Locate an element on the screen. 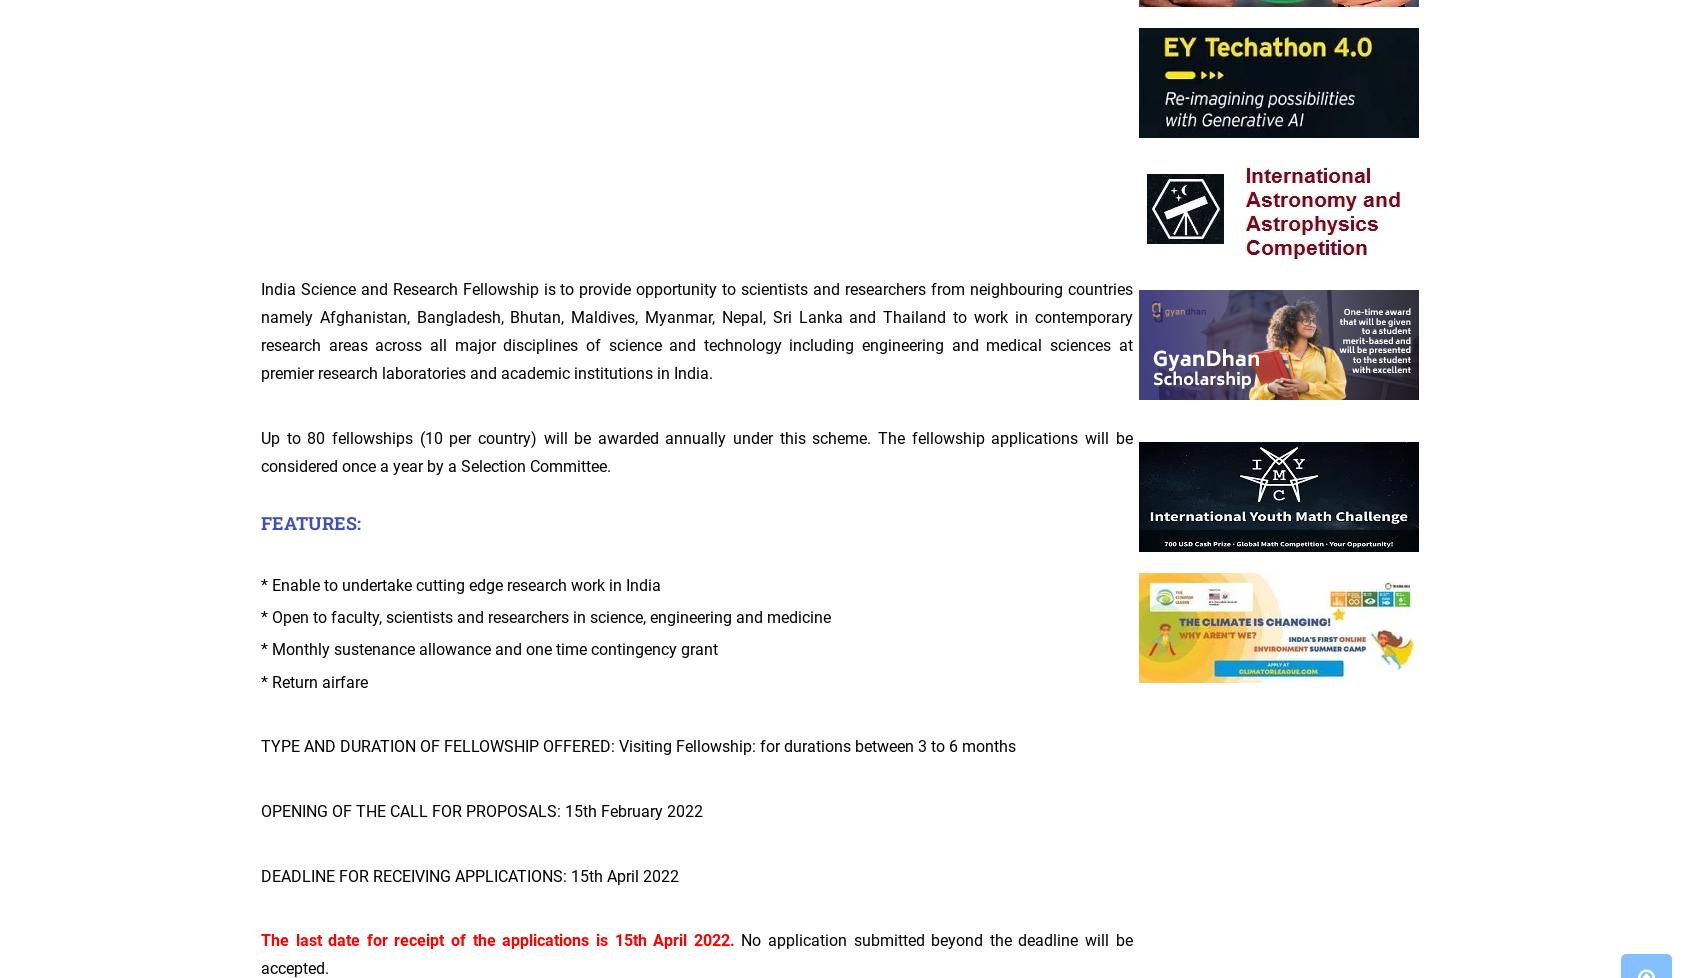 This screenshot has width=1692, height=978. 'Up to 80 fellowships (10 per country) will be awarded annually under this scheme. The fellowship applications will be considered once a year by a Selection Committee.' is located at coordinates (261, 450).